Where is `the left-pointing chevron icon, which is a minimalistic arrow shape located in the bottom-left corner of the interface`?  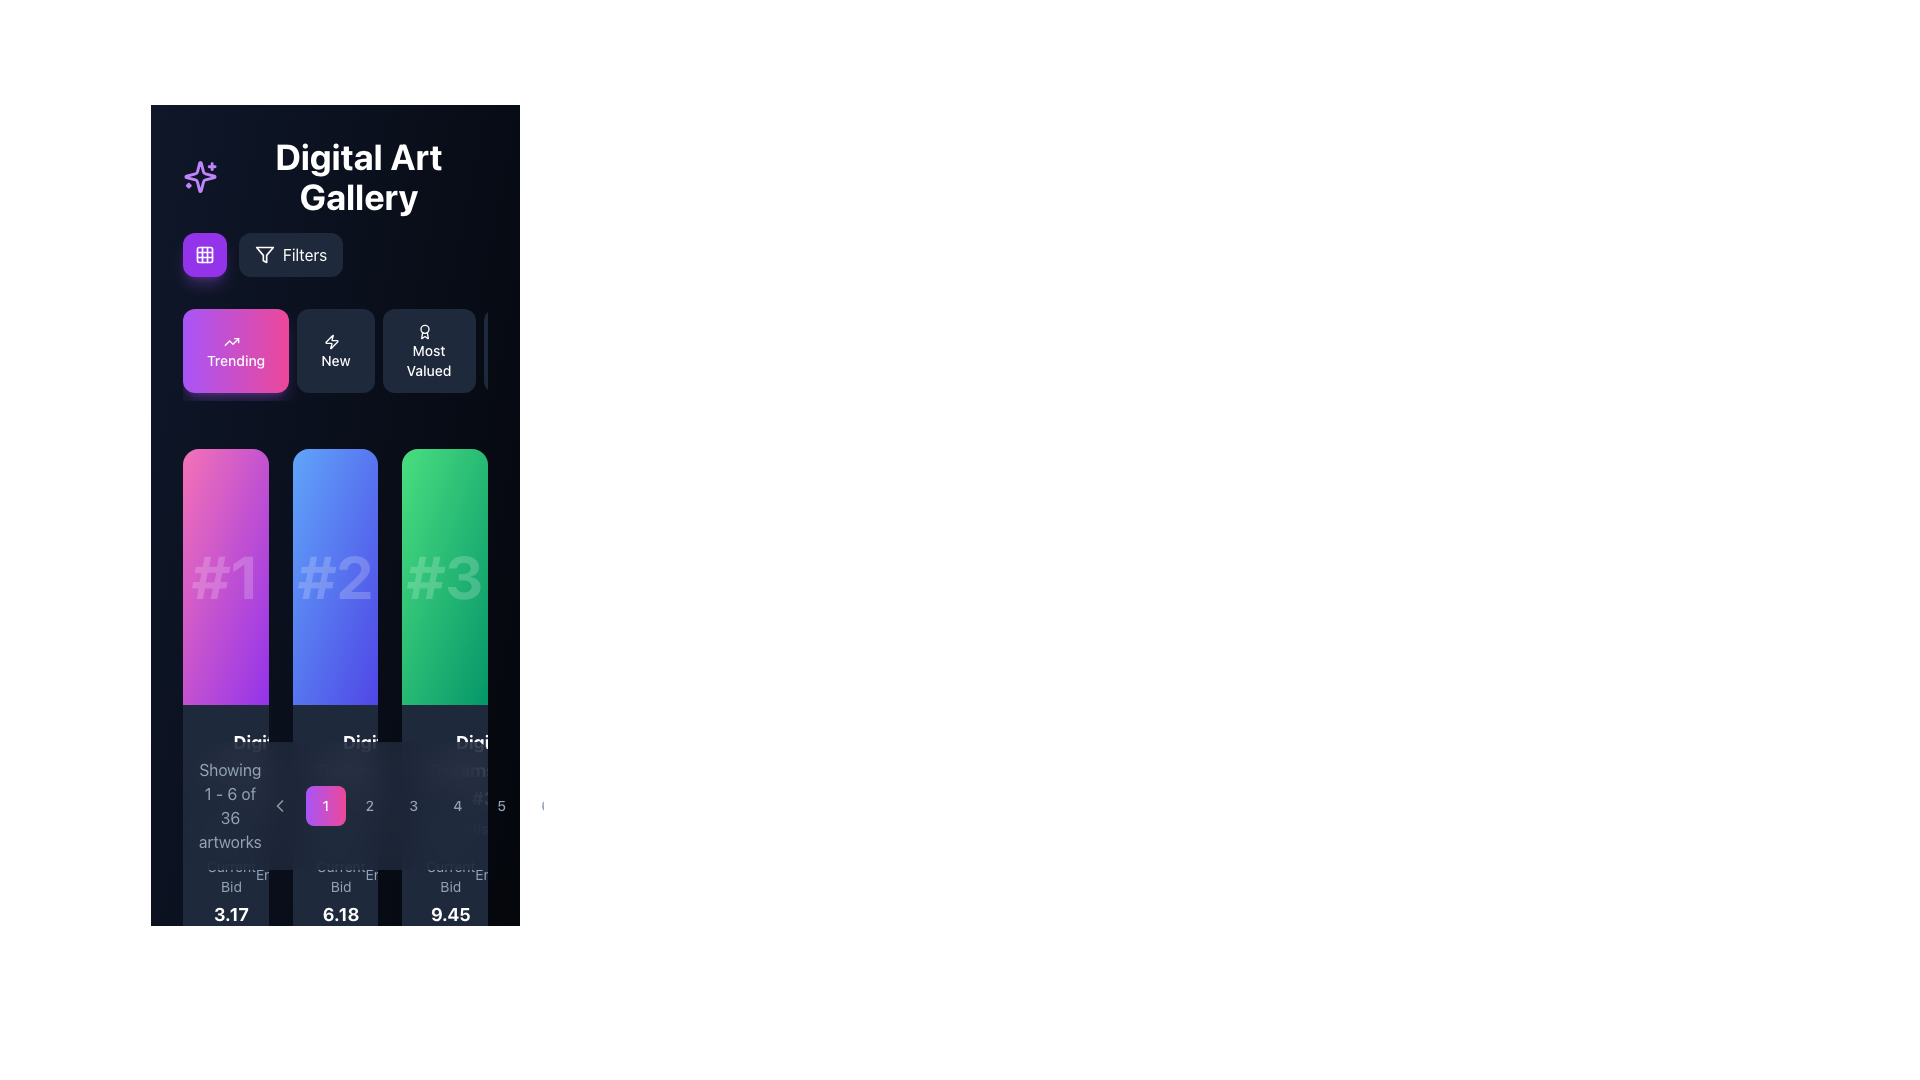 the left-pointing chevron icon, which is a minimalistic arrow shape located in the bottom-left corner of the interface is located at coordinates (278, 805).